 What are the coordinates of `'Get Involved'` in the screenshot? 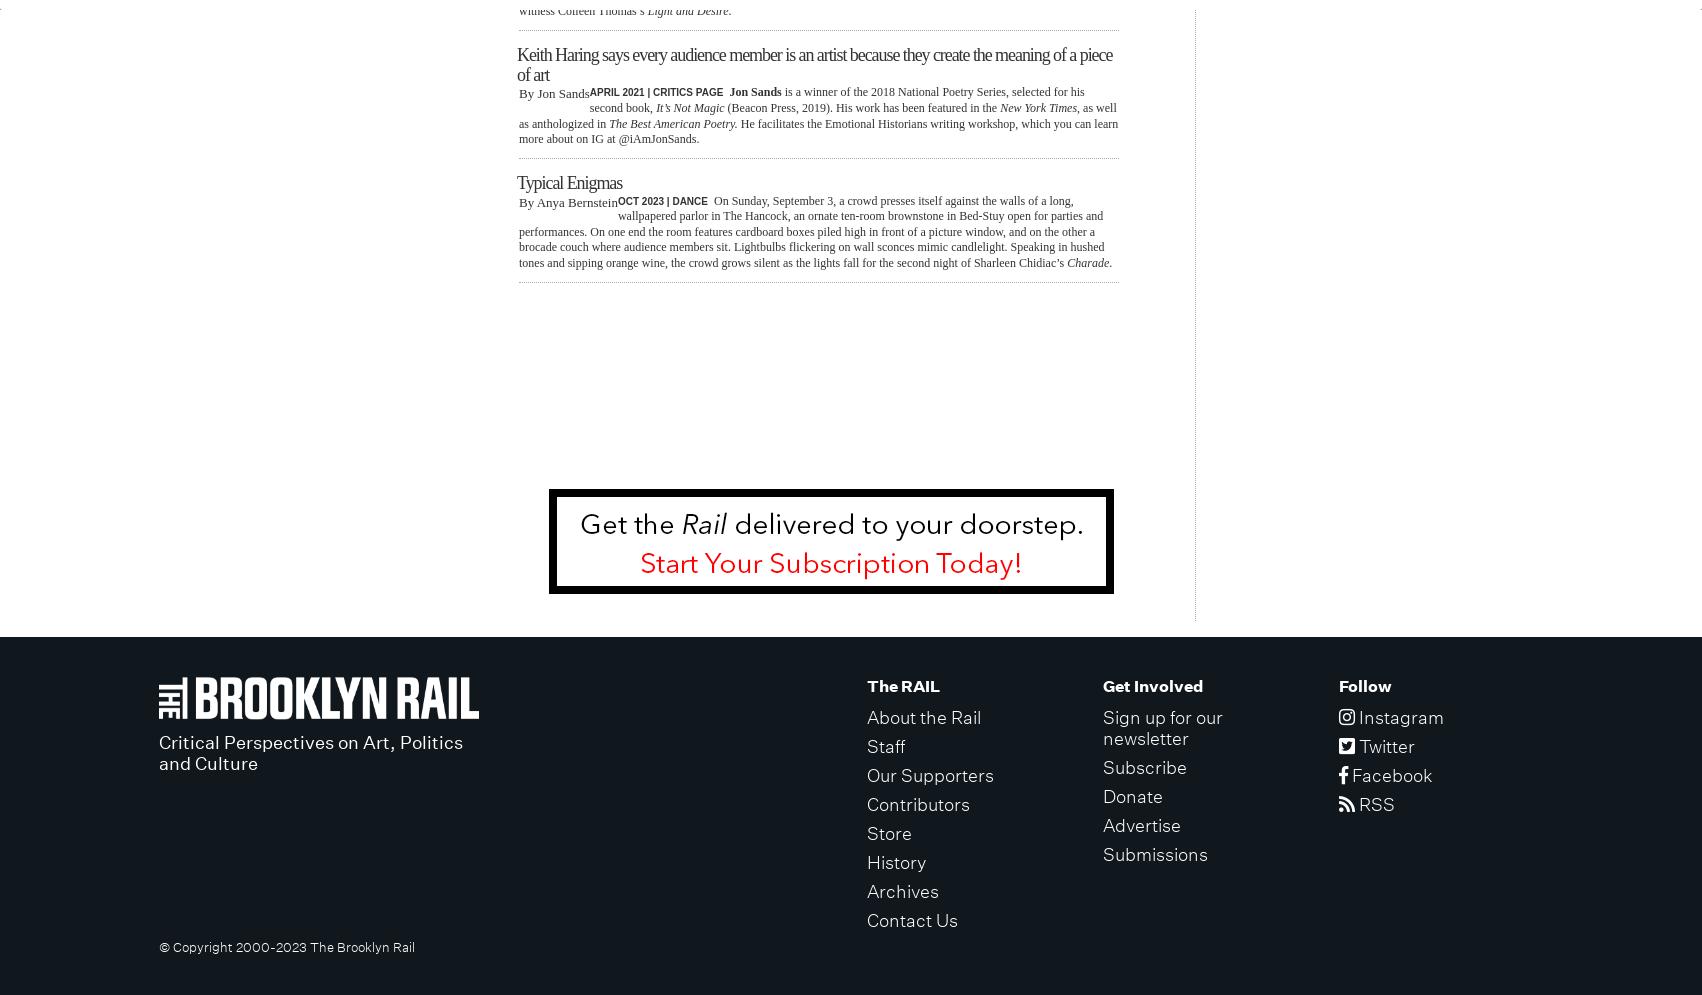 It's located at (1152, 684).